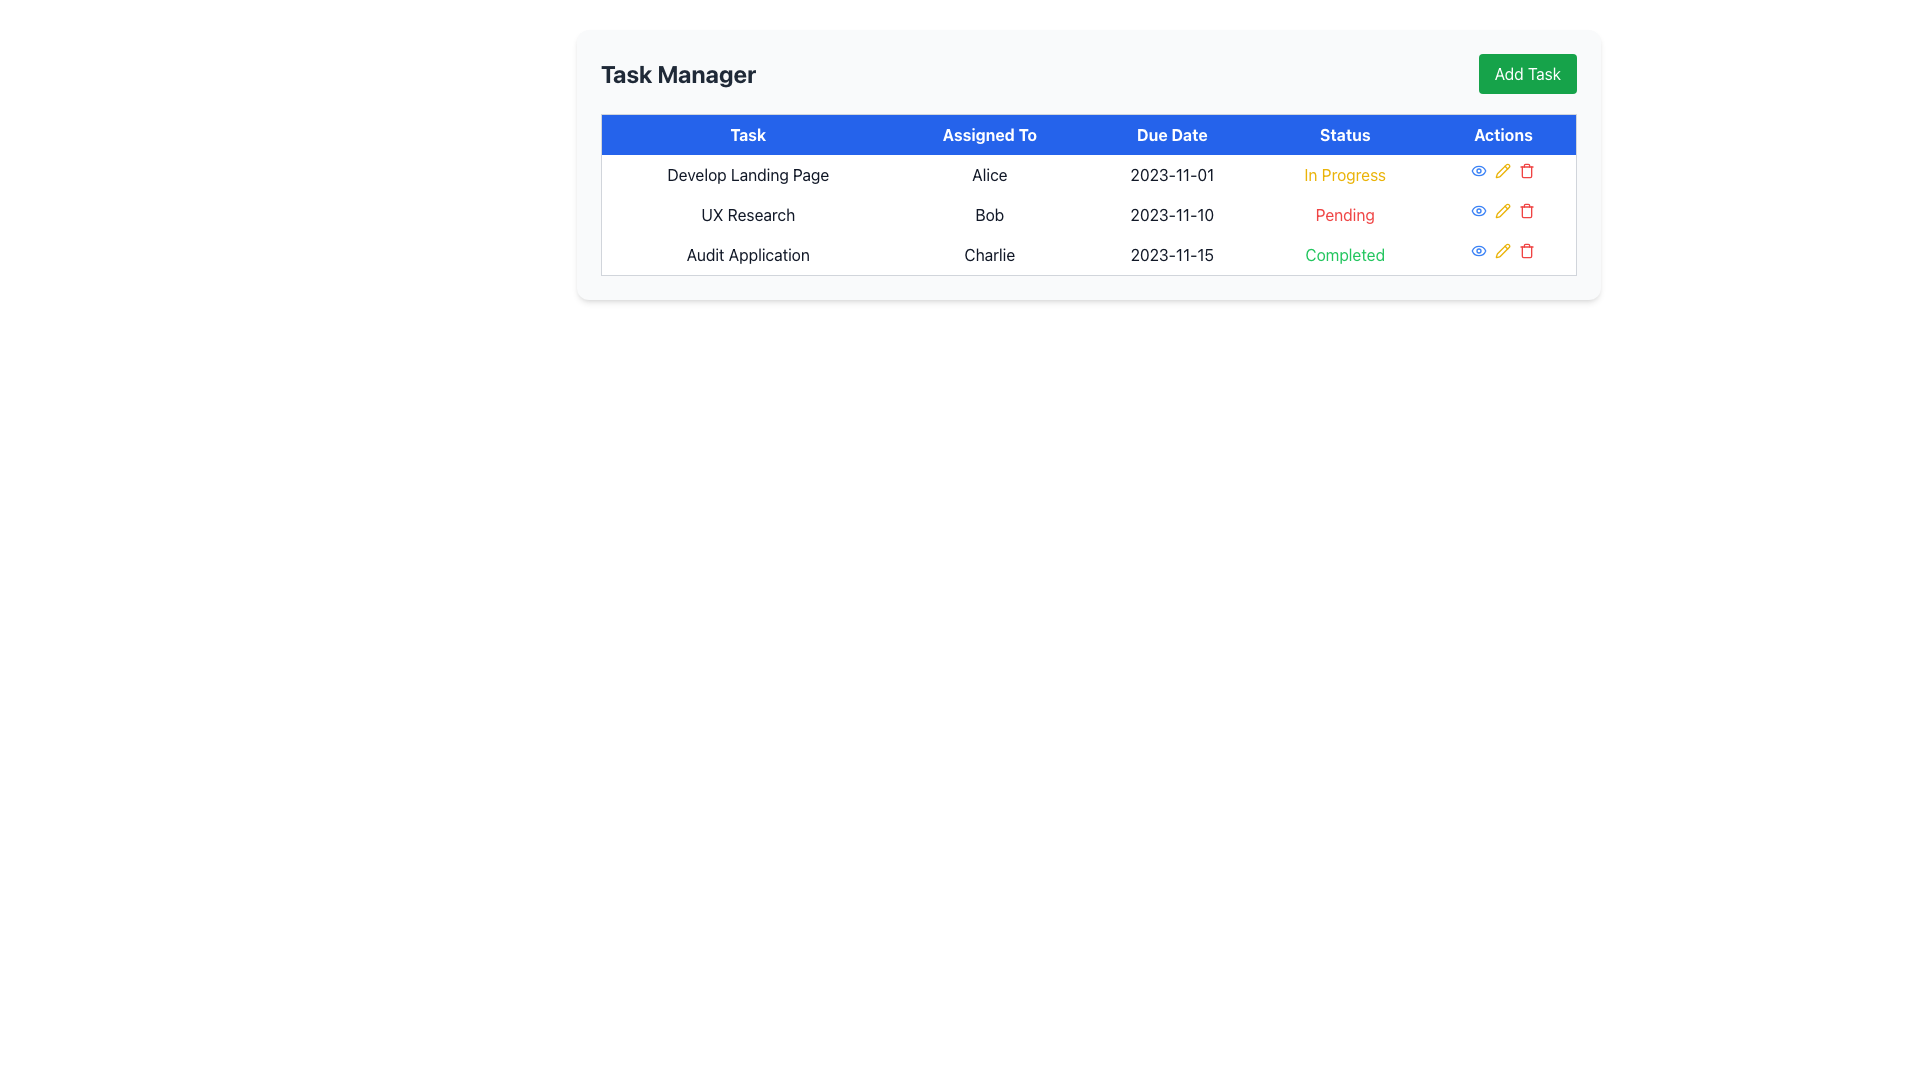 Image resolution: width=1920 pixels, height=1080 pixels. Describe the element at coordinates (1479, 169) in the screenshot. I see `the outer elliptical outline of the eye icon located in the 'Actions' column of the second row in the Task Manager card` at that location.